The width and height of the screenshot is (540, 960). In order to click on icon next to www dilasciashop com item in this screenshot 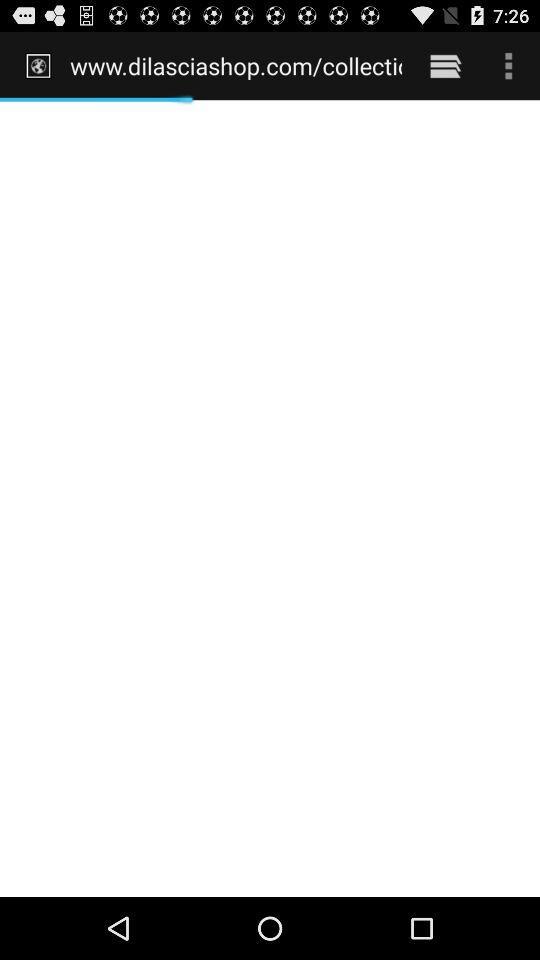, I will do `click(445, 65)`.